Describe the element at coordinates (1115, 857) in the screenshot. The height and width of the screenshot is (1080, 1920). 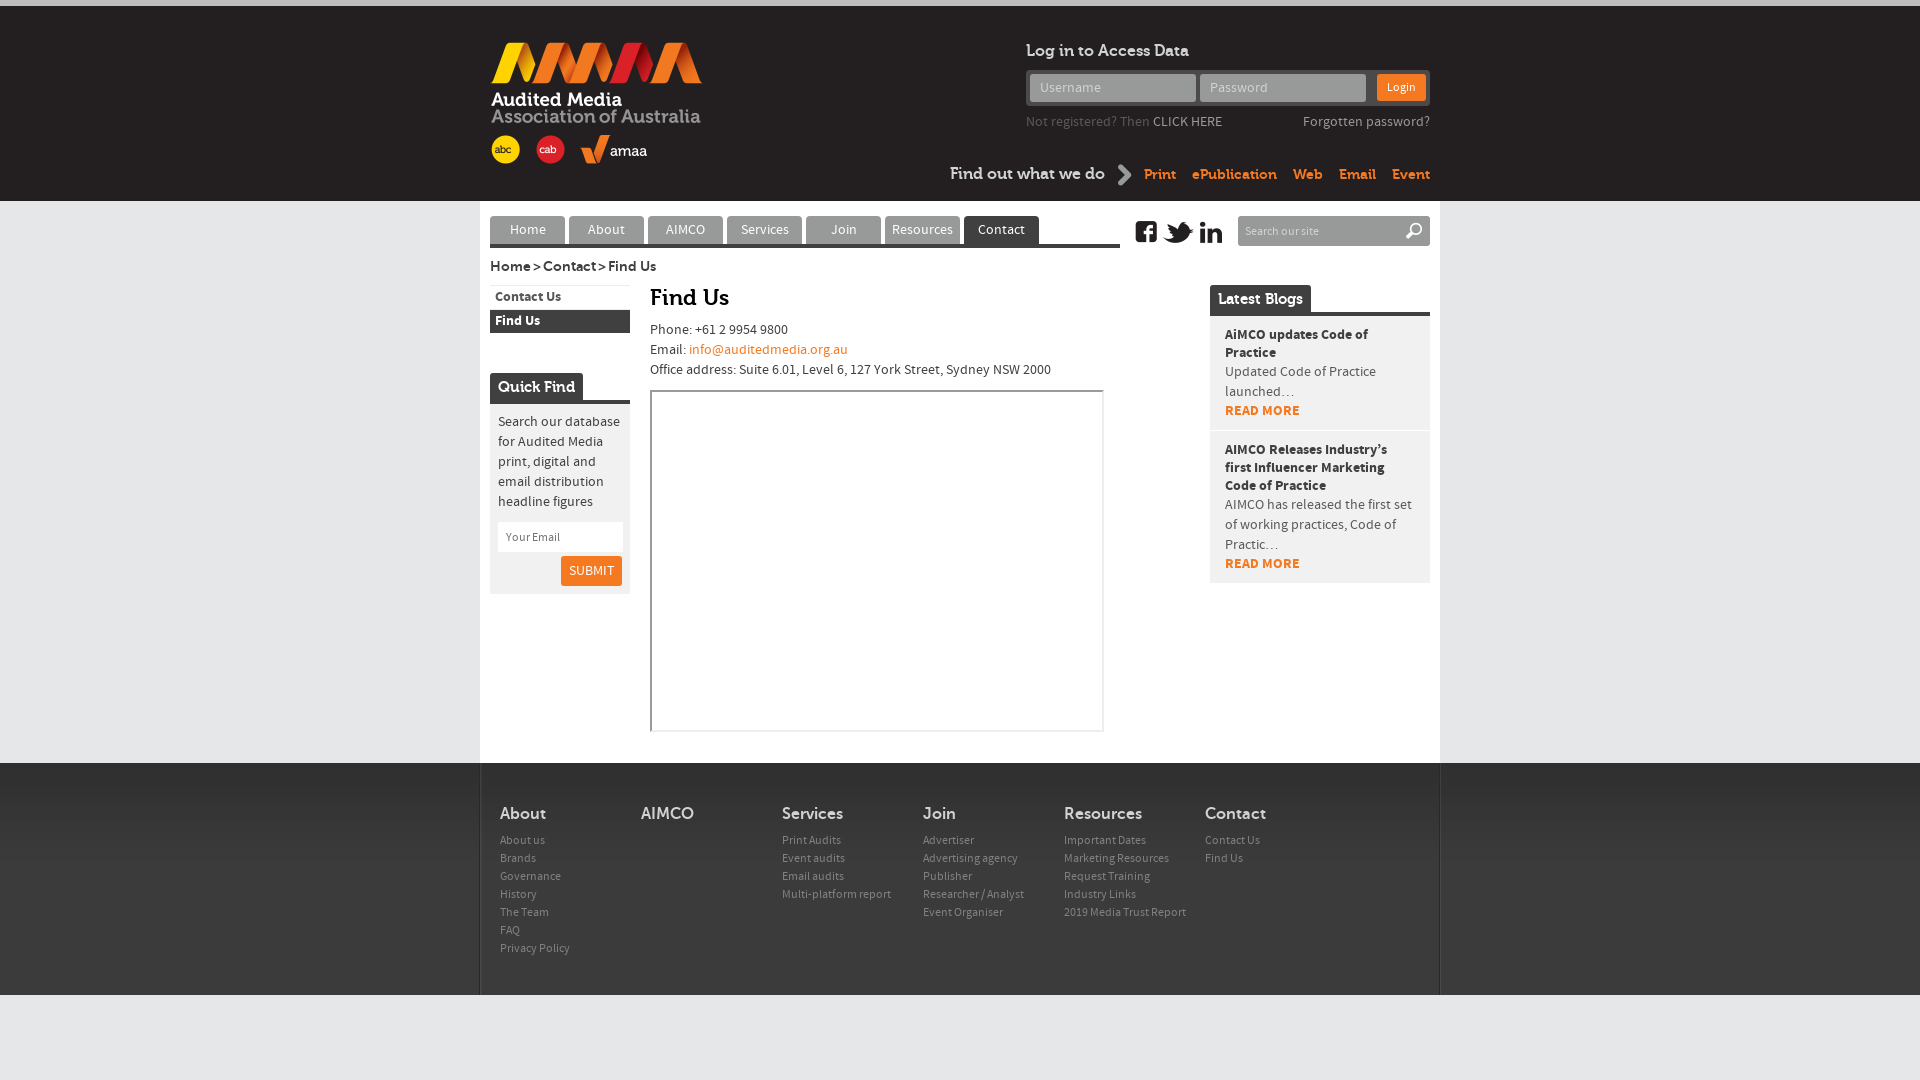
I see `'Marketing Resources'` at that location.